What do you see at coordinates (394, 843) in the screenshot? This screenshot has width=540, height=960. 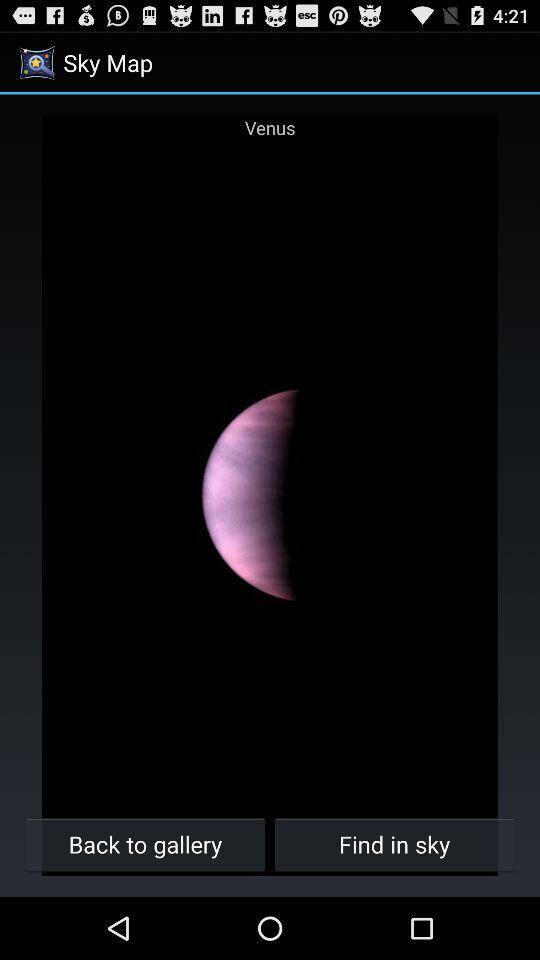 I see `button to the right of back to gallery` at bounding box center [394, 843].